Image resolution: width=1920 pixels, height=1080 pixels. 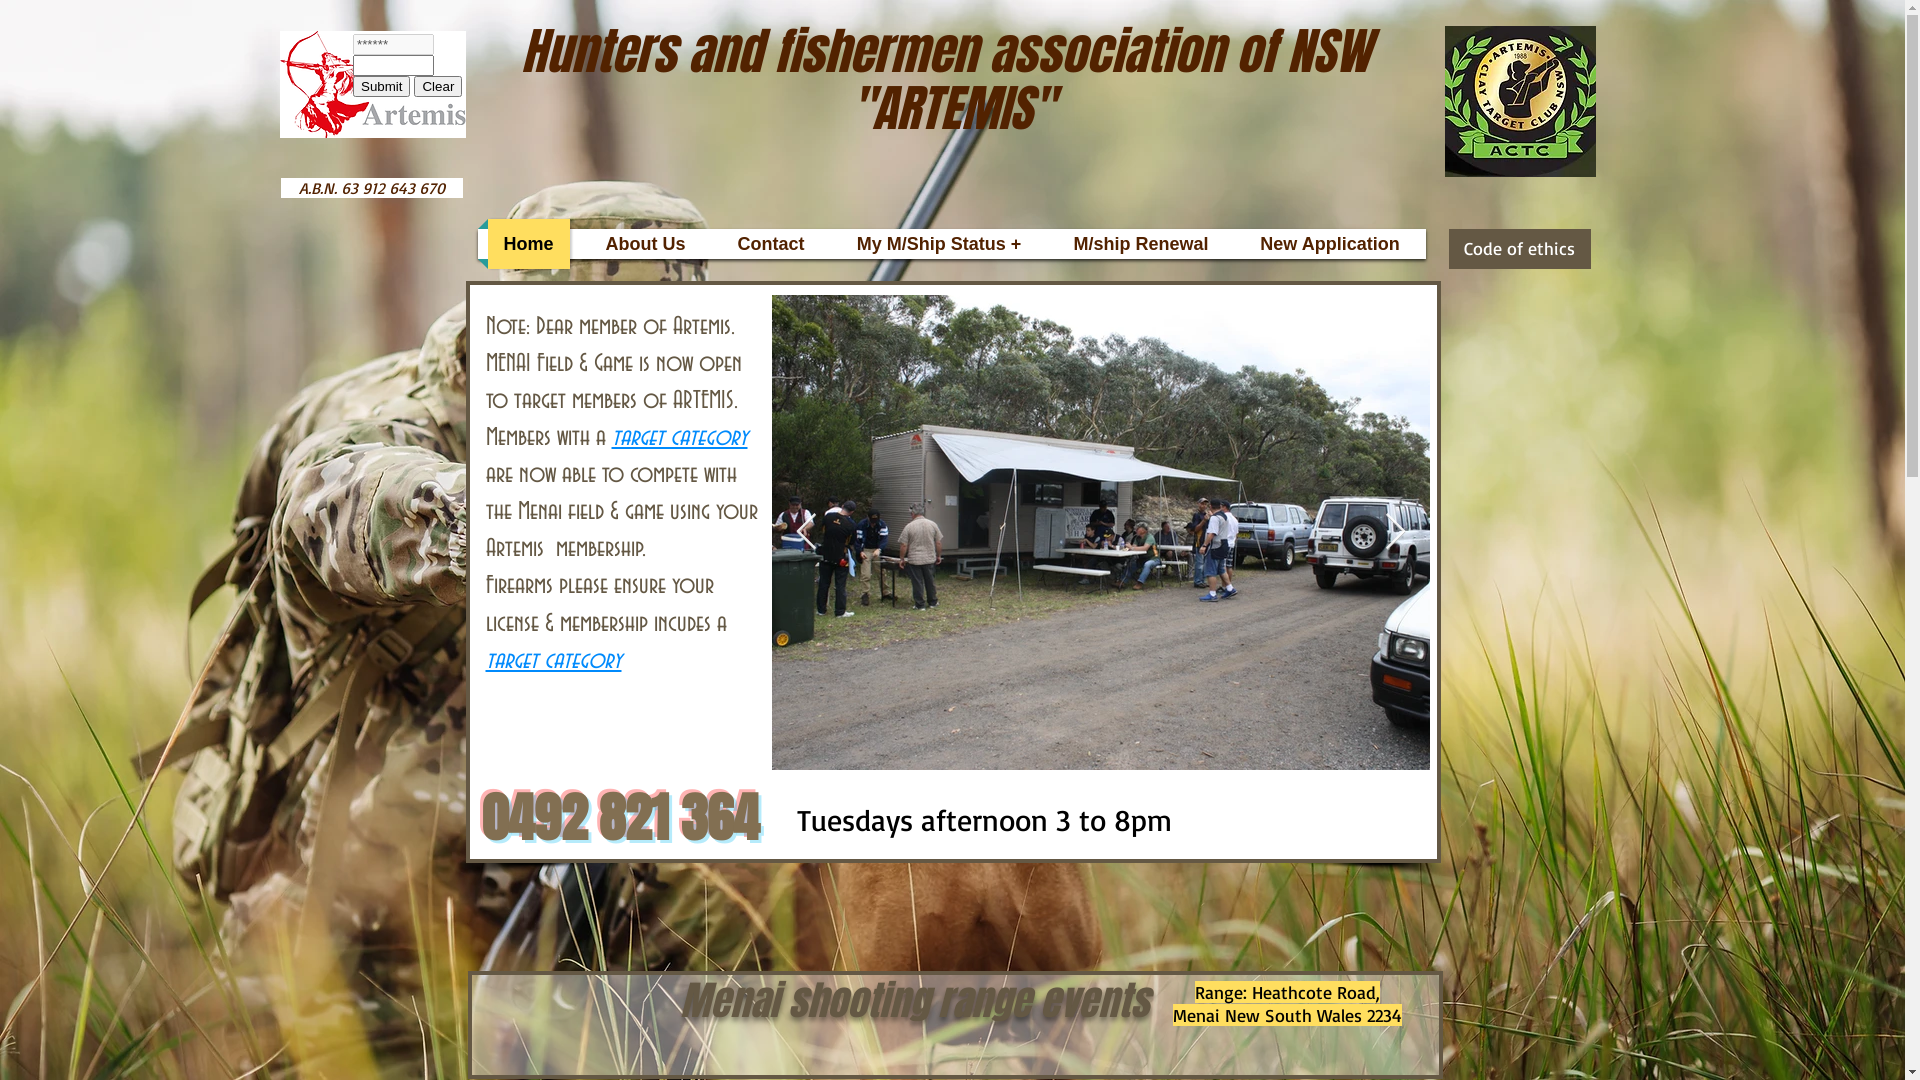 What do you see at coordinates (937, 242) in the screenshot?
I see `'My M/Ship Status +'` at bounding box center [937, 242].